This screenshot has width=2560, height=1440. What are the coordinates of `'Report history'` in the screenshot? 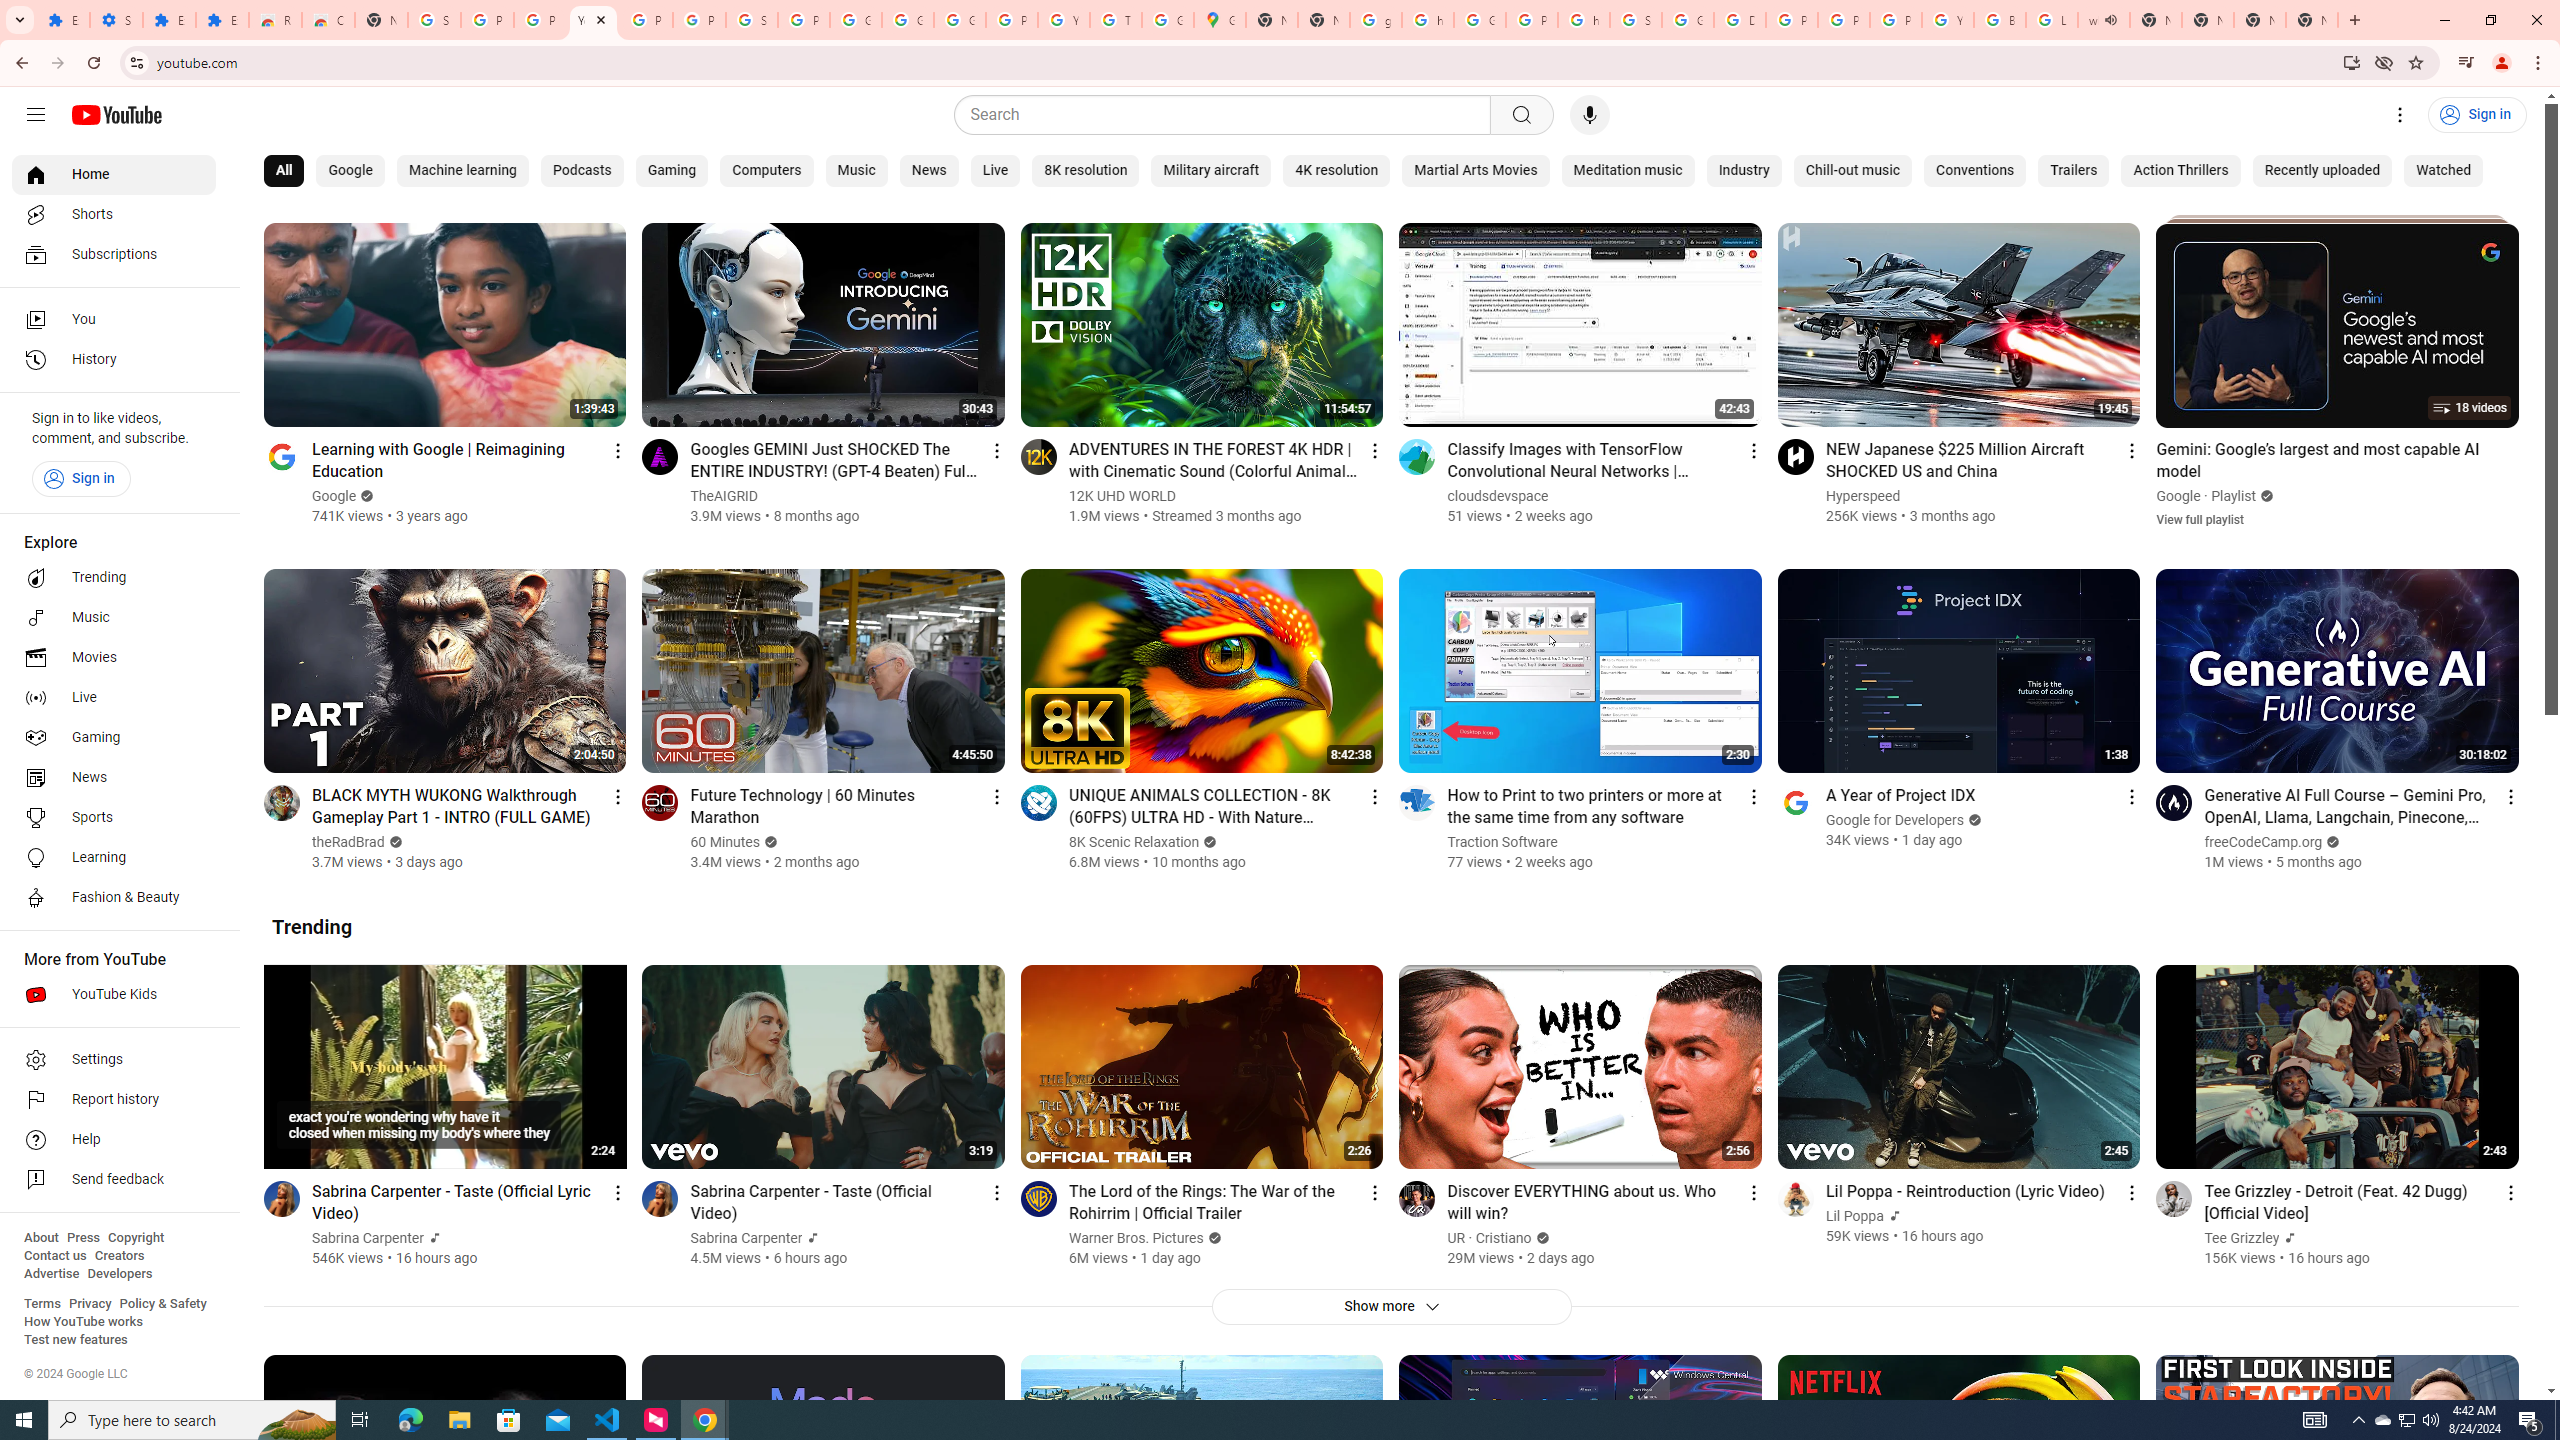 It's located at (113, 1099).